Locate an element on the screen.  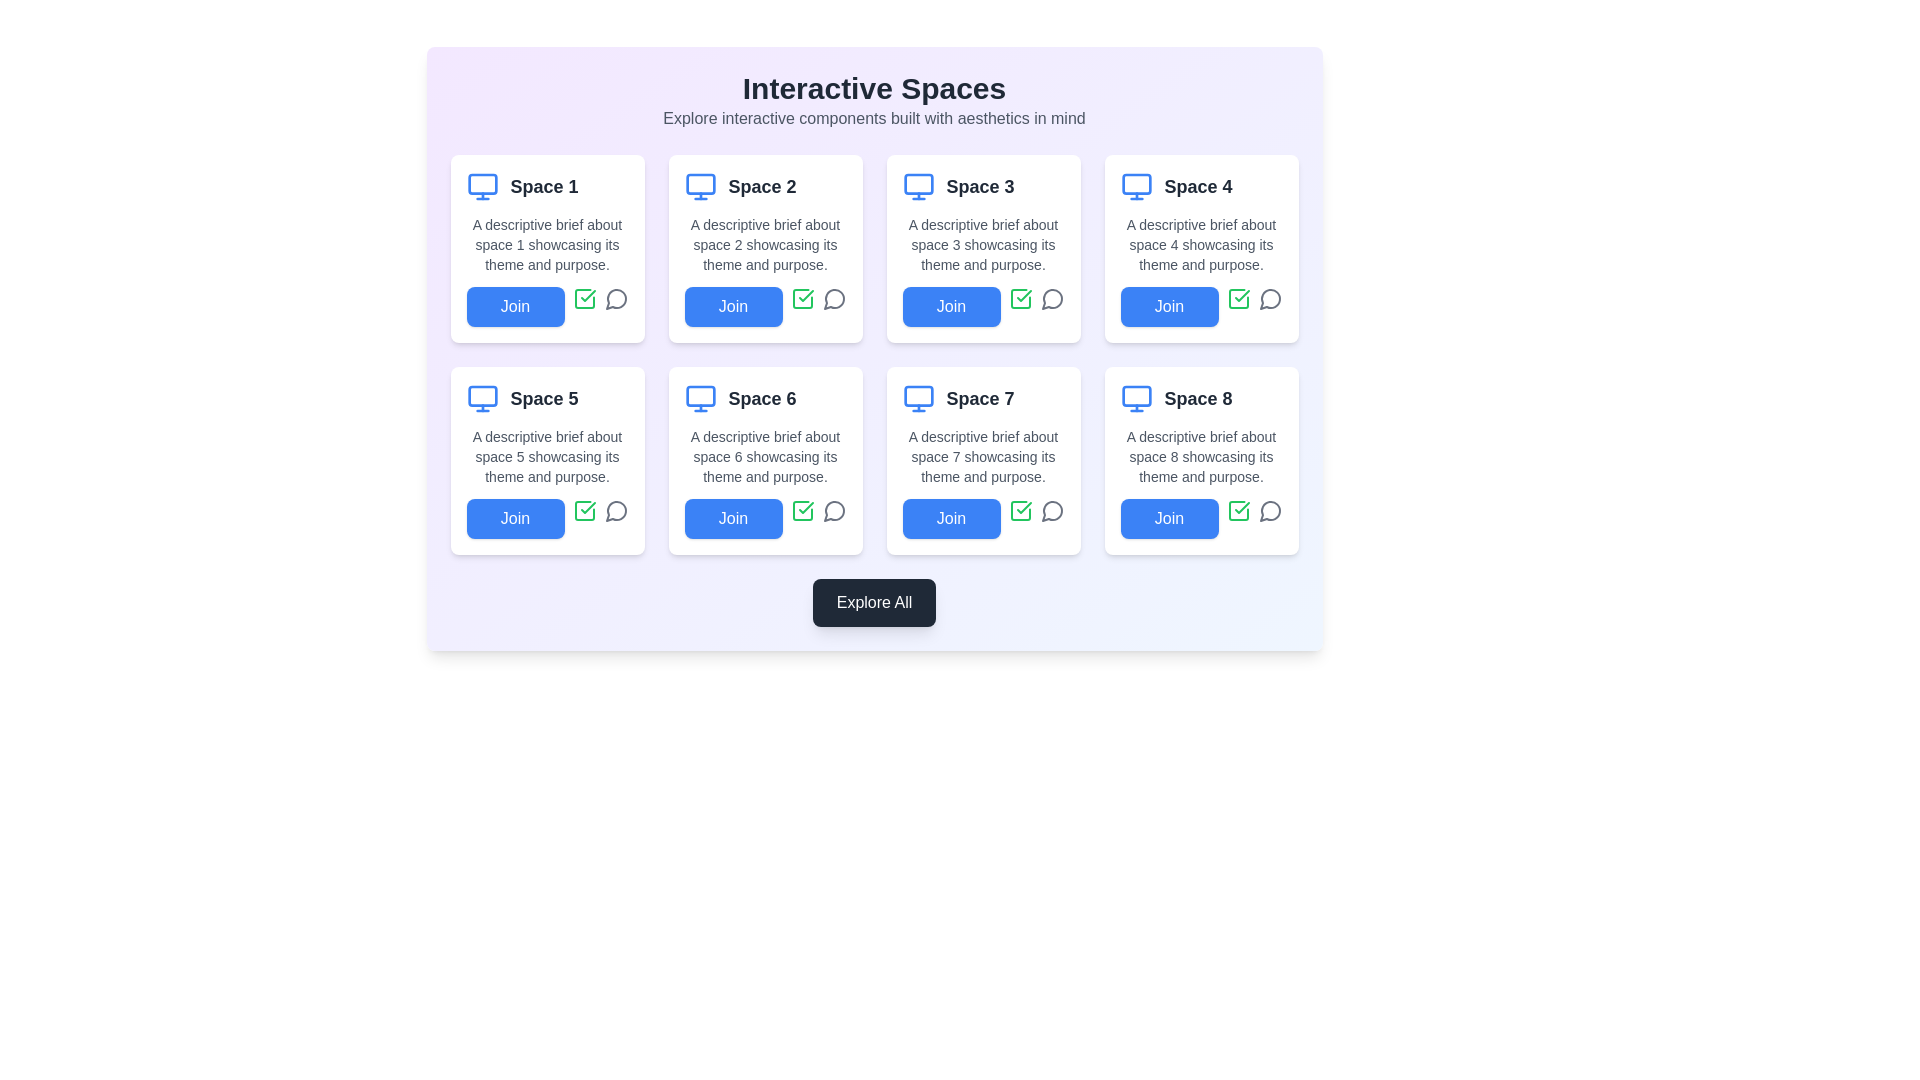
the computer monitor icon with a blue border located in the top-left corner of the 'Space 4' section, above the title 'Space 4' is located at coordinates (1136, 186).